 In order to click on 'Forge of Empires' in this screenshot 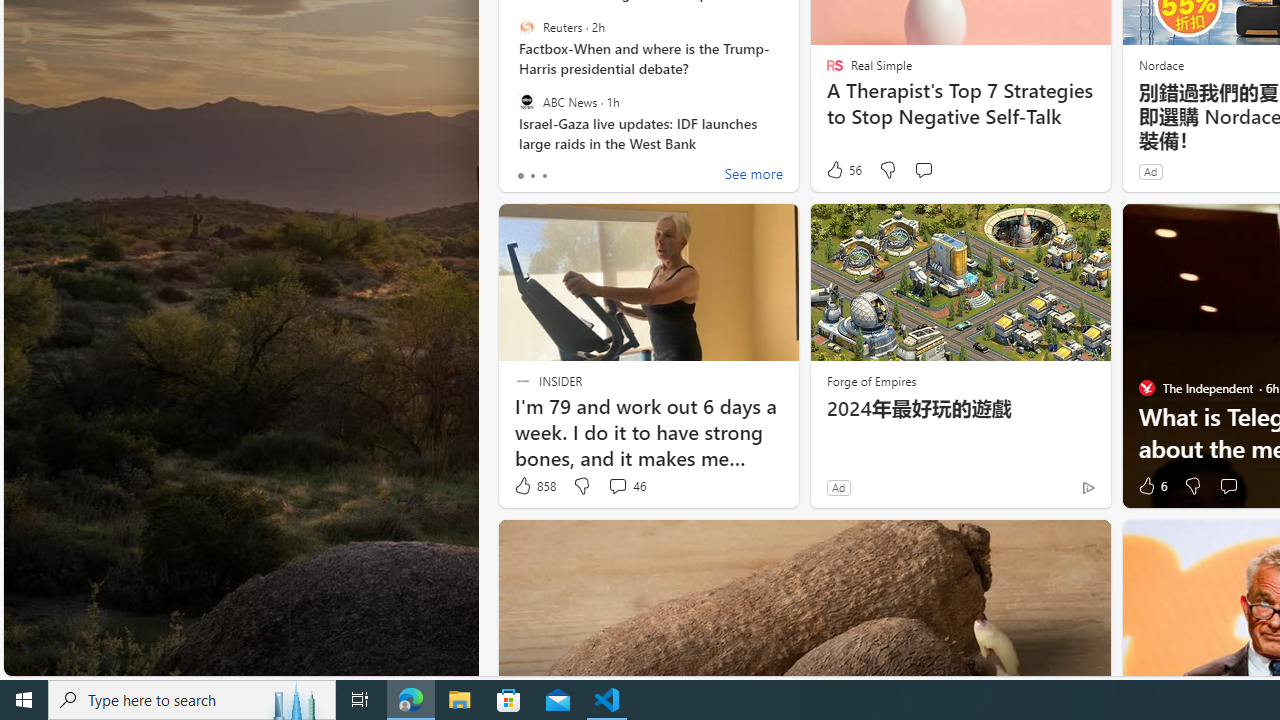, I will do `click(871, 380)`.